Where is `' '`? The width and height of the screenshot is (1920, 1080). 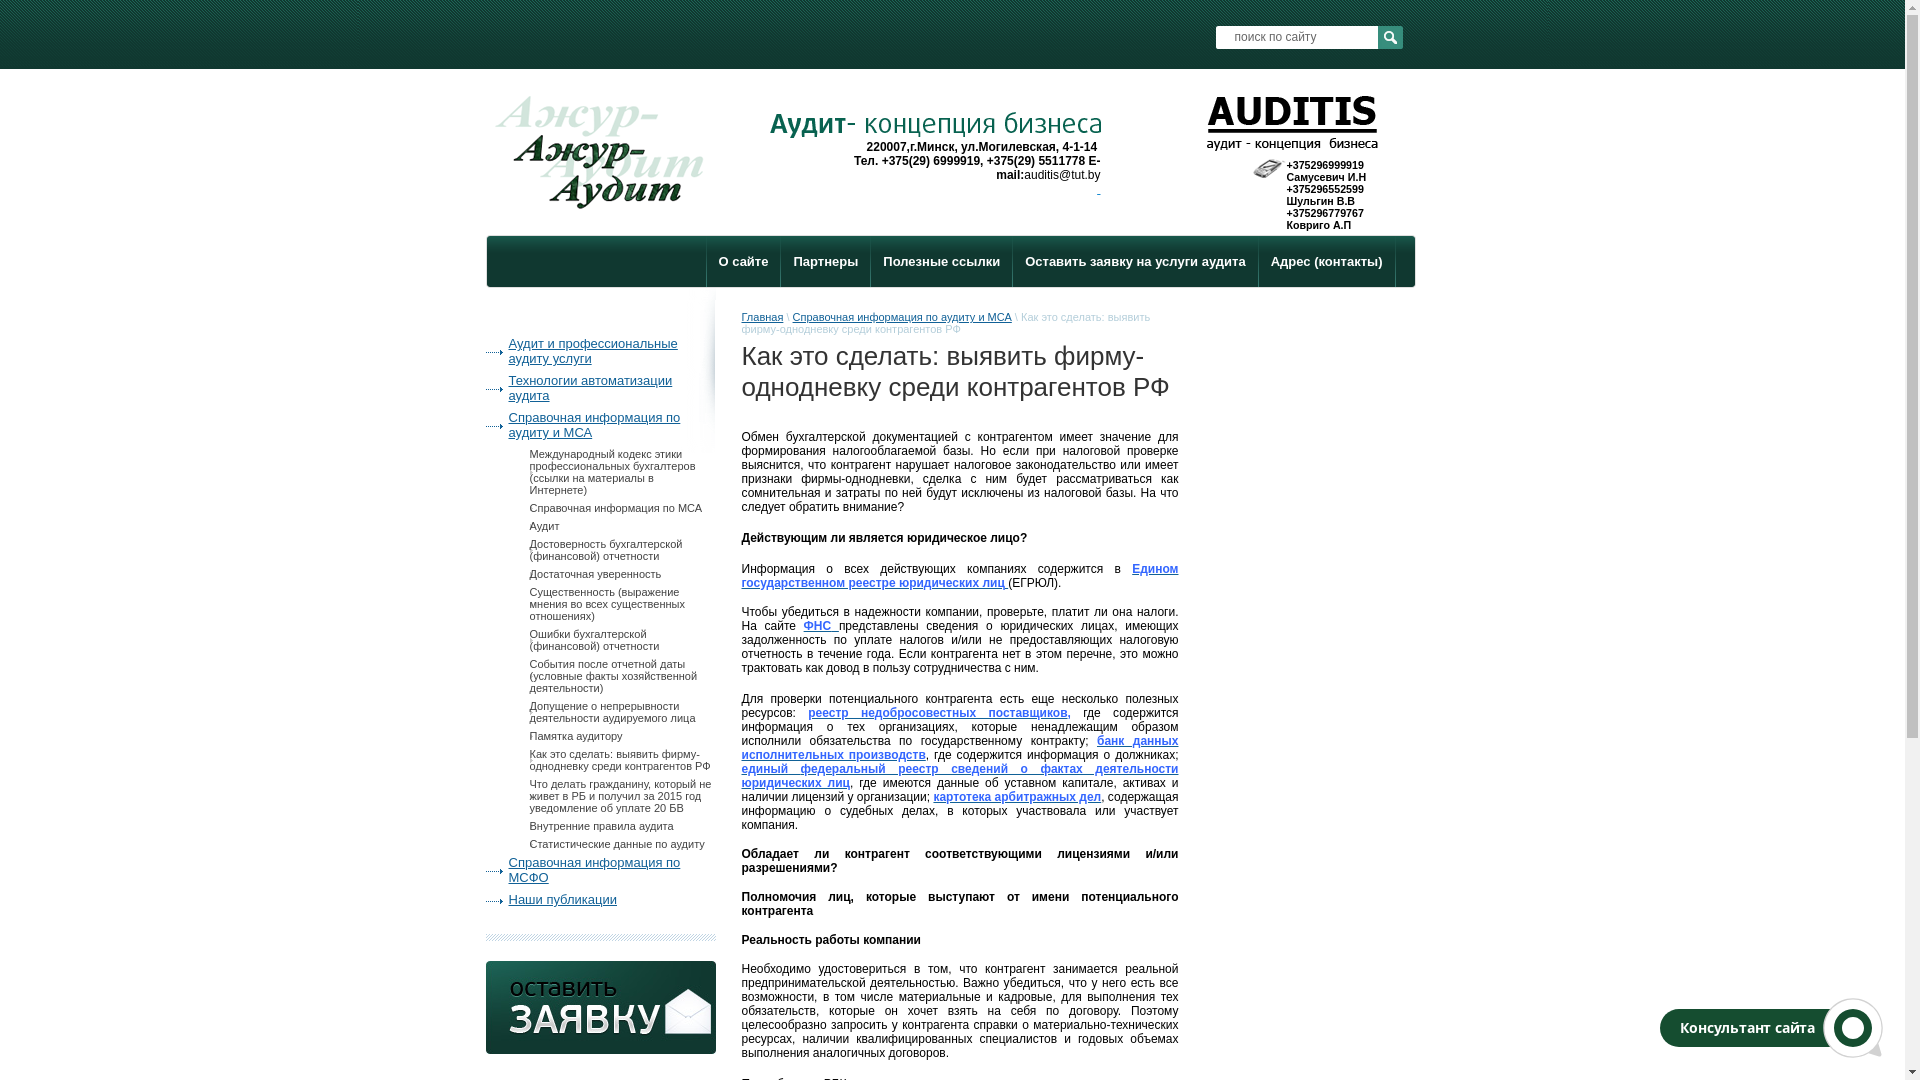
' ' is located at coordinates (1096, 189).